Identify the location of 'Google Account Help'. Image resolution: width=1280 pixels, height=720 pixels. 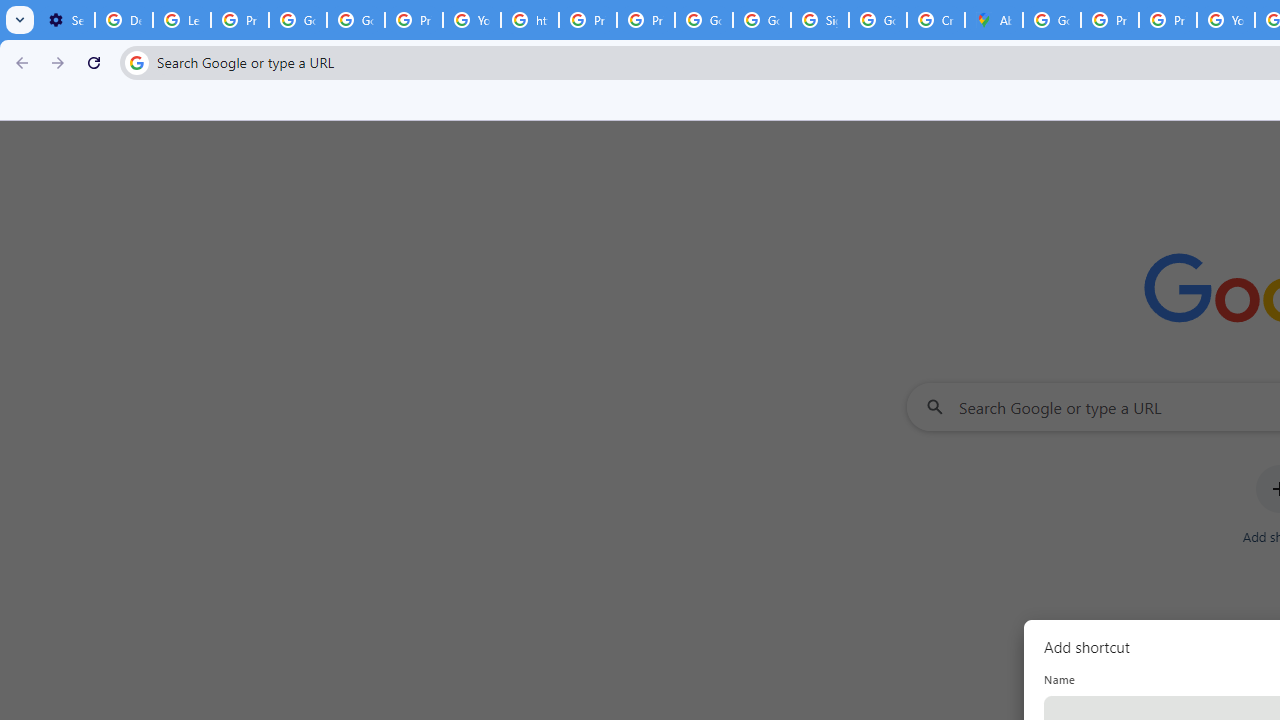
(355, 20).